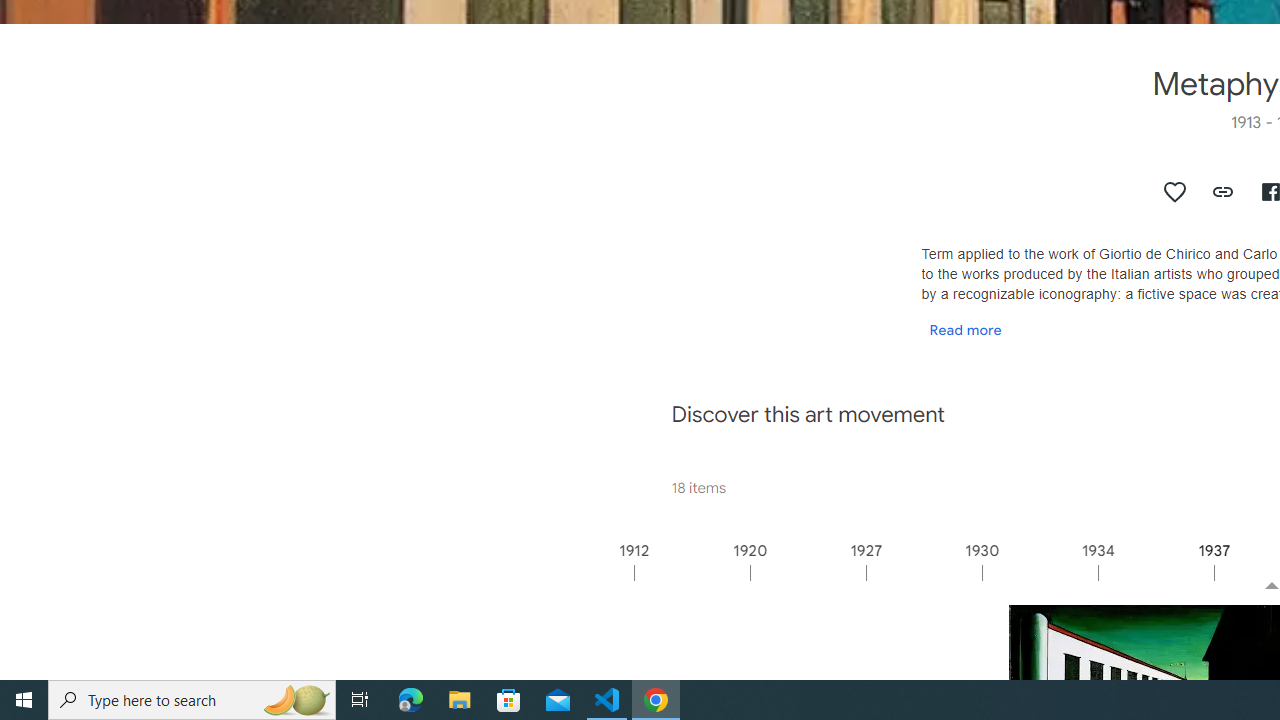 The image size is (1280, 720). Describe the element at coordinates (1222, 191) in the screenshot. I see `'Copy Link'` at that location.